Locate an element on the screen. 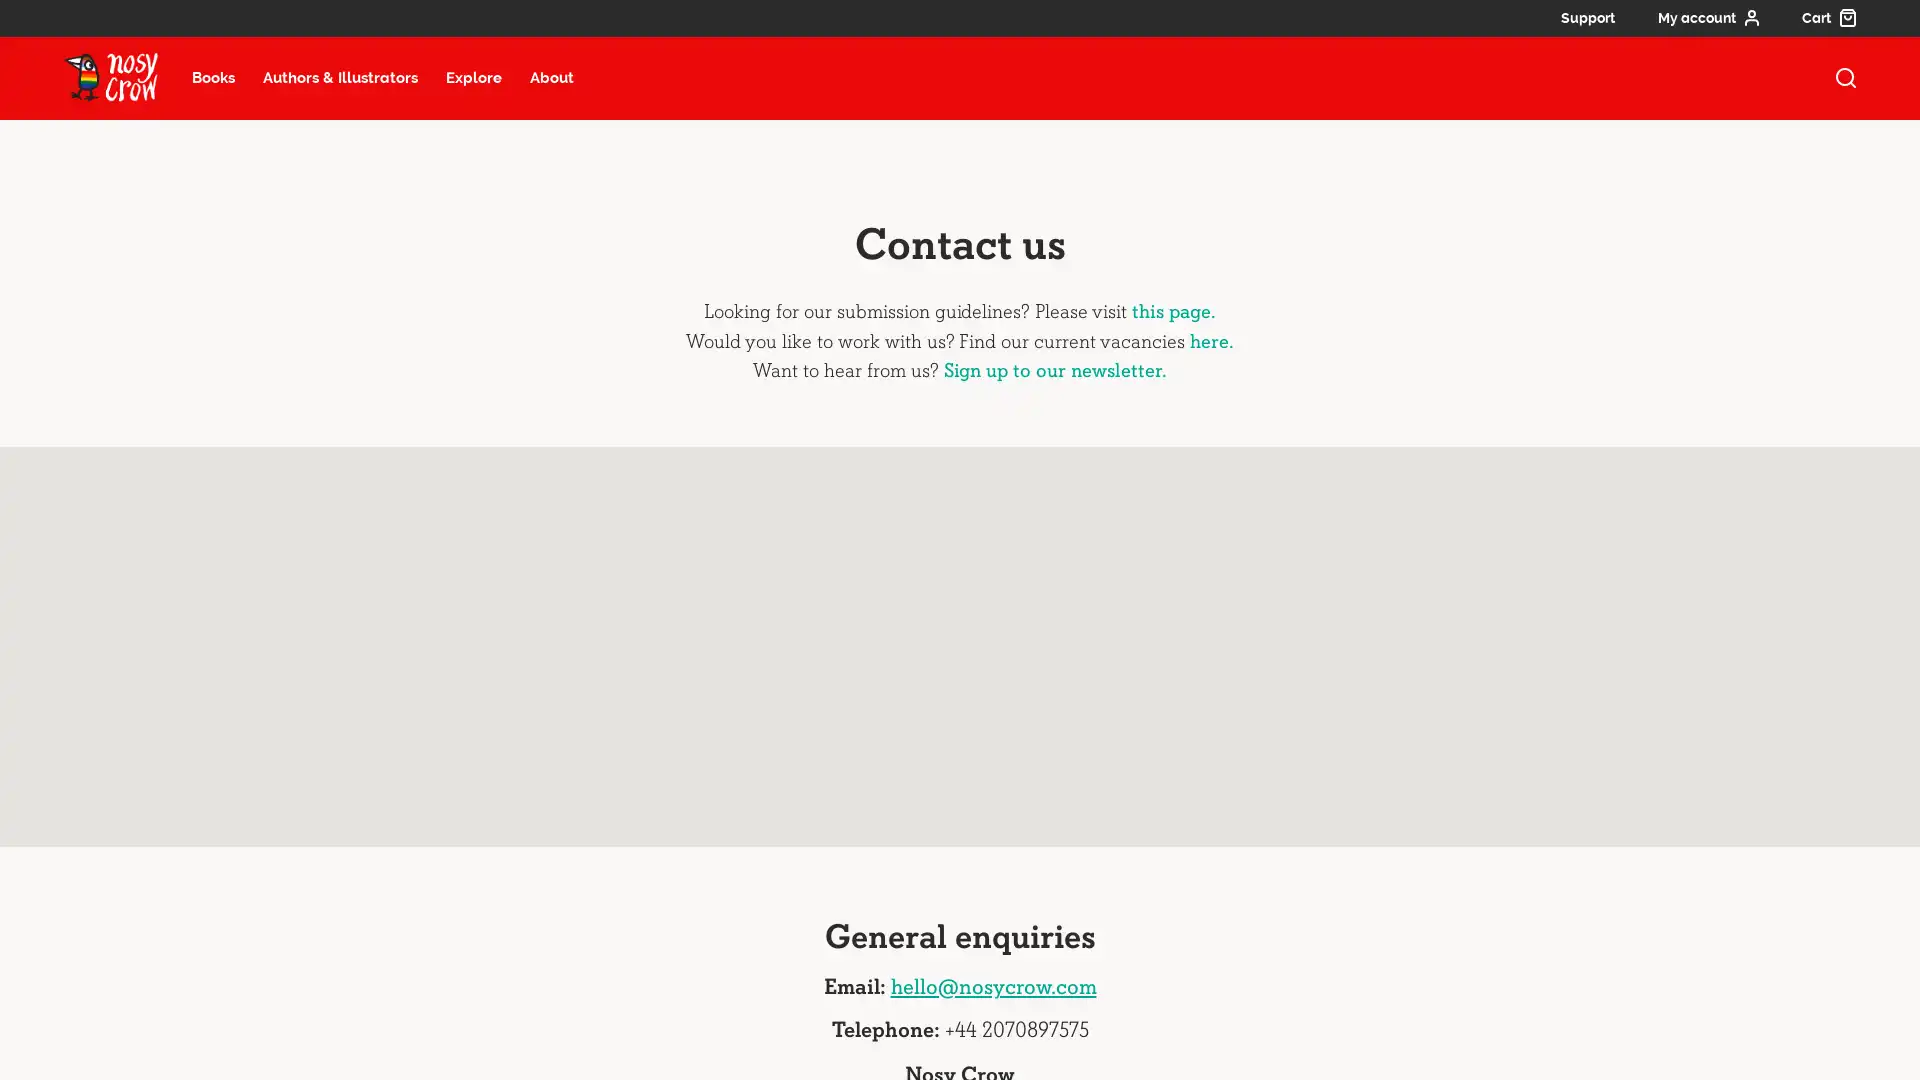  Keyboard shortcuts is located at coordinates (1587, 839).